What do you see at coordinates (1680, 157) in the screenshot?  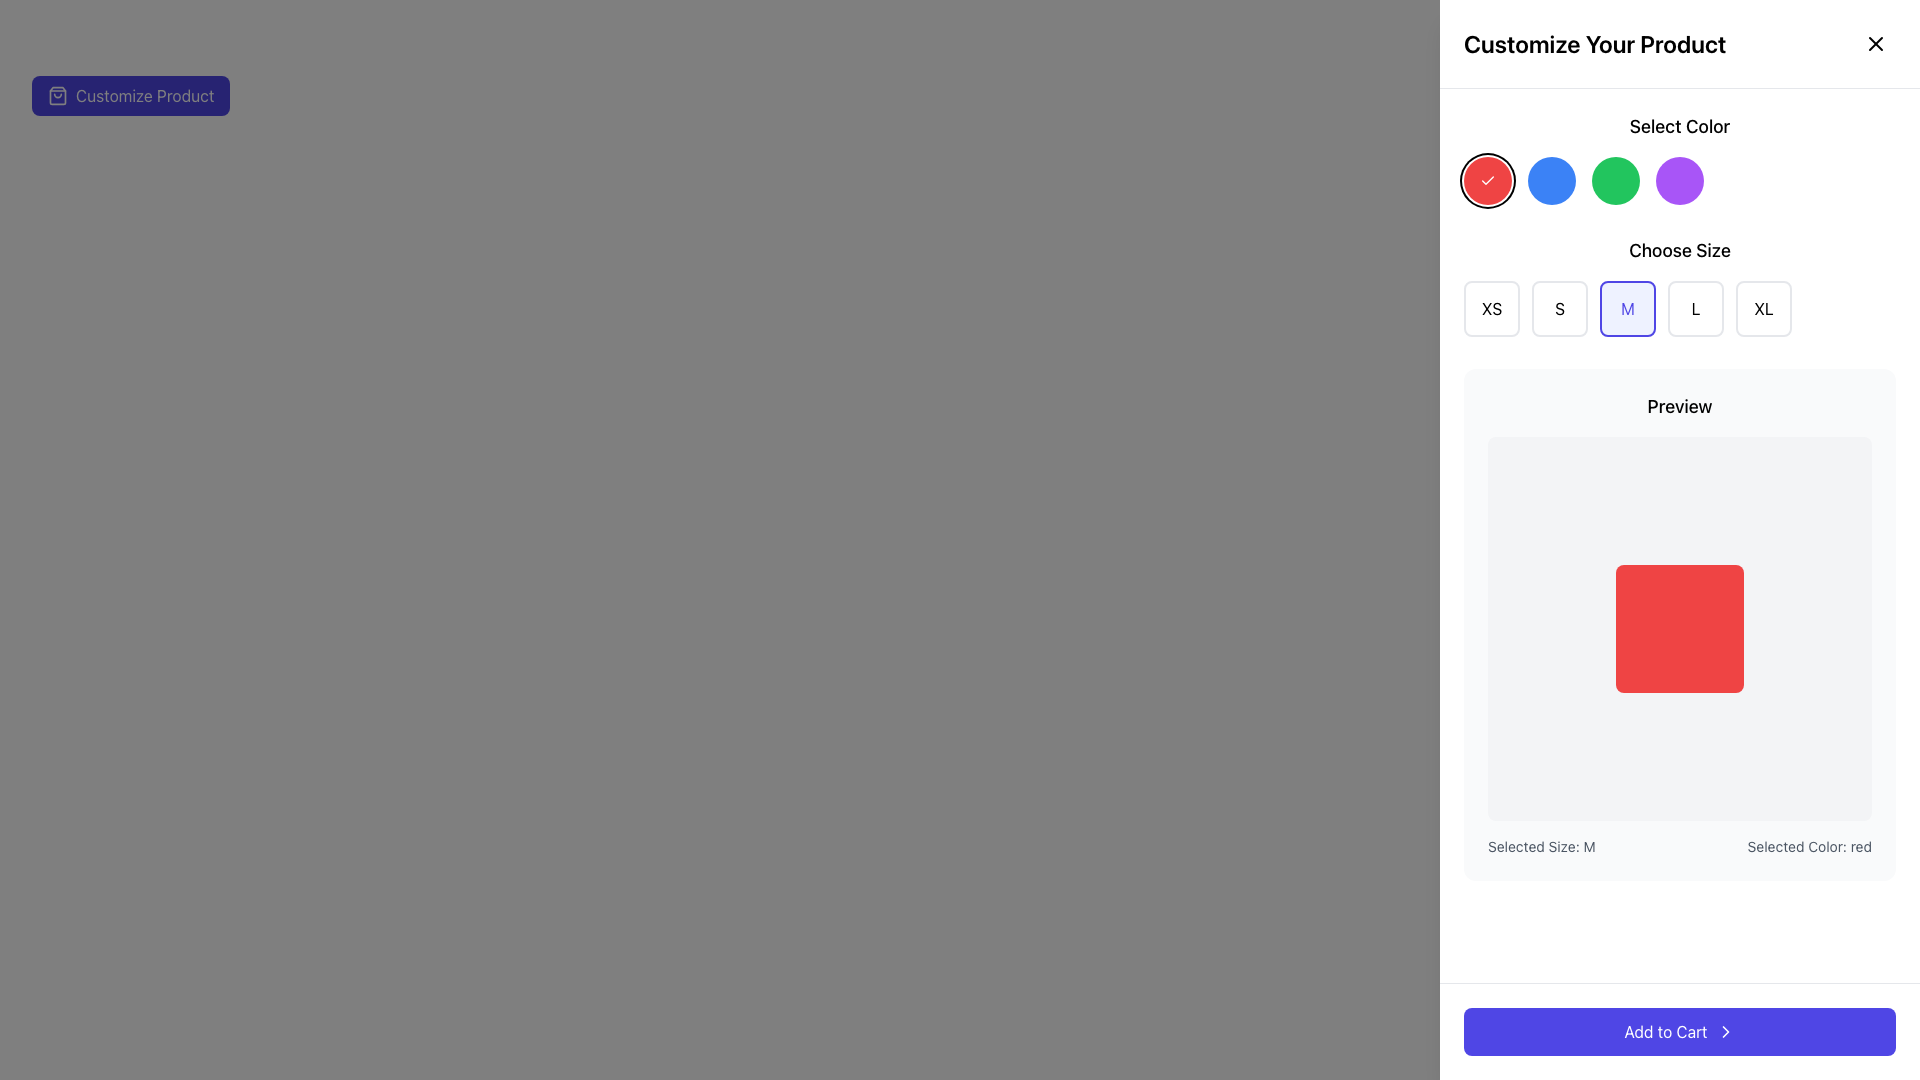 I see `the 'Select Color' text label, which is styled with a medium font weight and larger text size, positioned above the circular color options in the 'Customize Your Product' panel` at bounding box center [1680, 157].